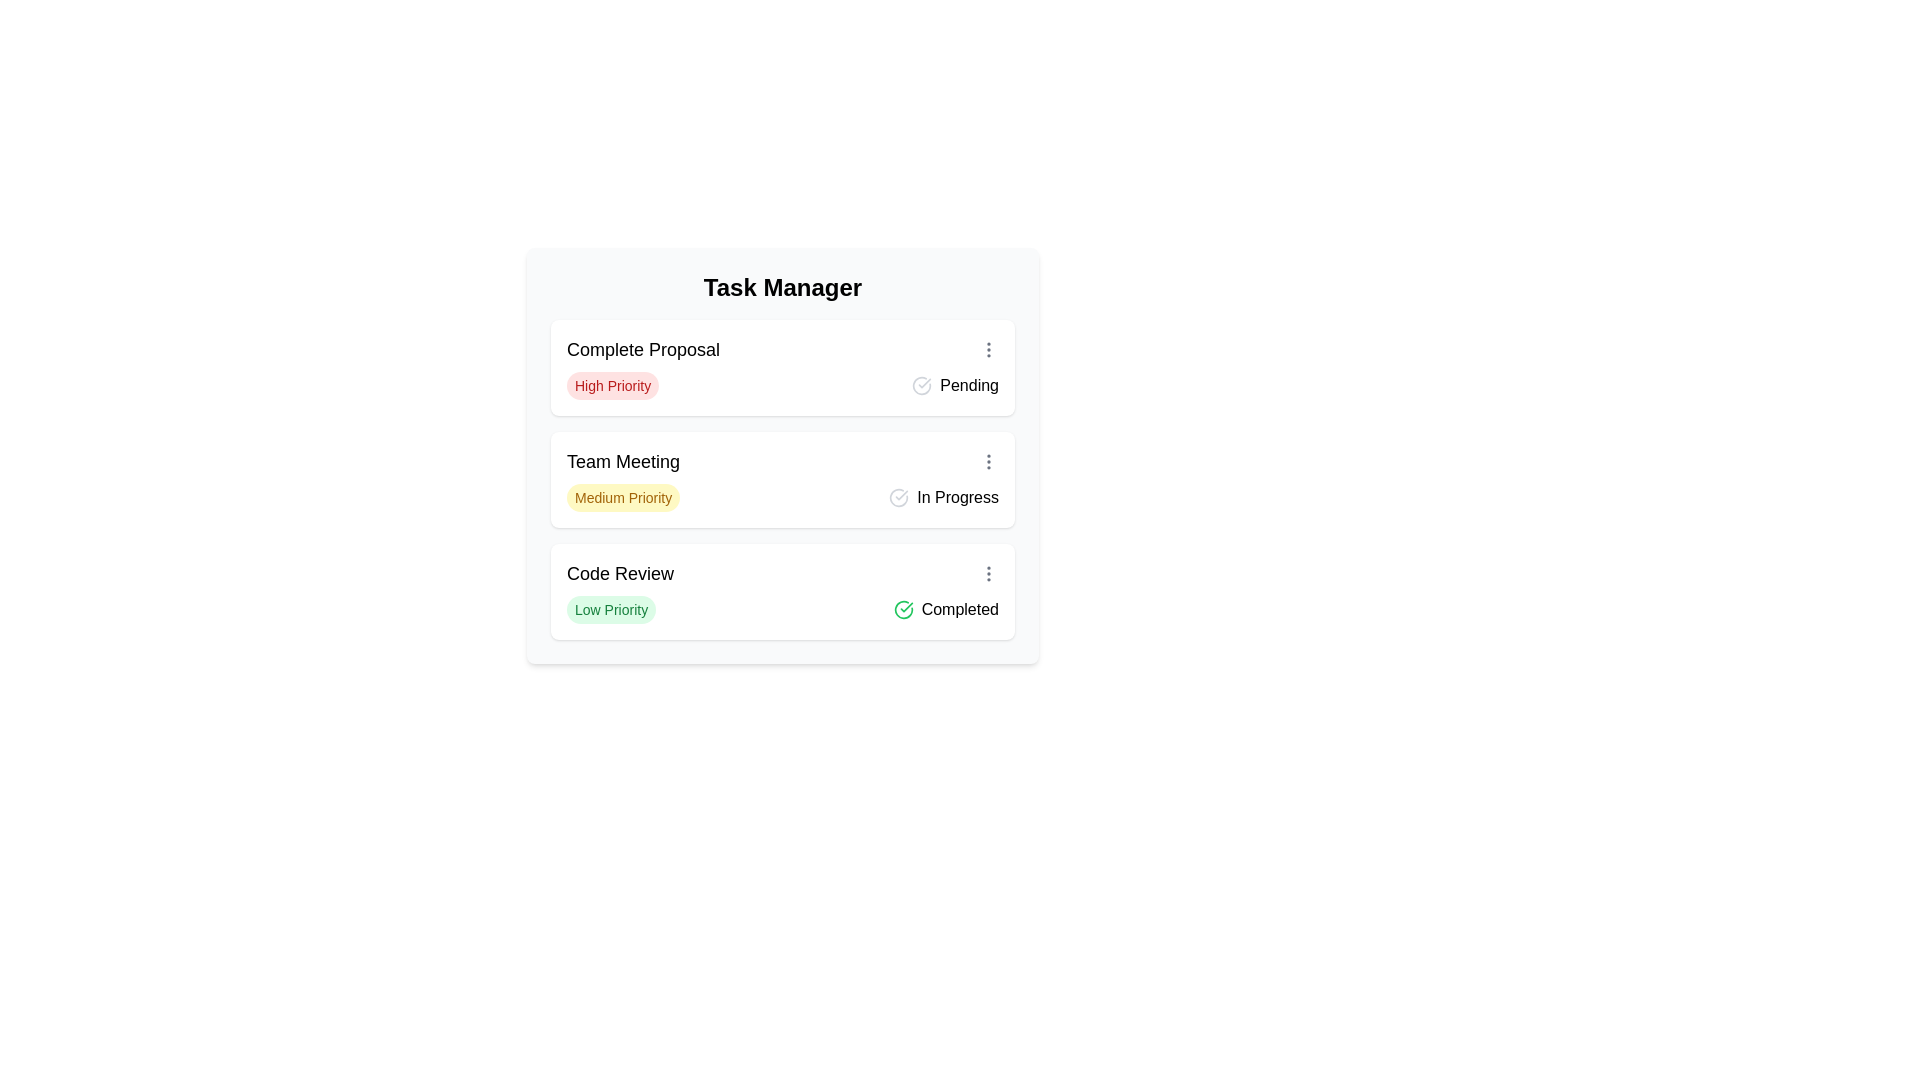 The height and width of the screenshot is (1080, 1920). What do you see at coordinates (612, 385) in the screenshot?
I see `the Badge element that visually represents the priority level of the associated task, located beneath the 'Complete Proposal' text and aligned with the 'Pending' status indicator` at bounding box center [612, 385].